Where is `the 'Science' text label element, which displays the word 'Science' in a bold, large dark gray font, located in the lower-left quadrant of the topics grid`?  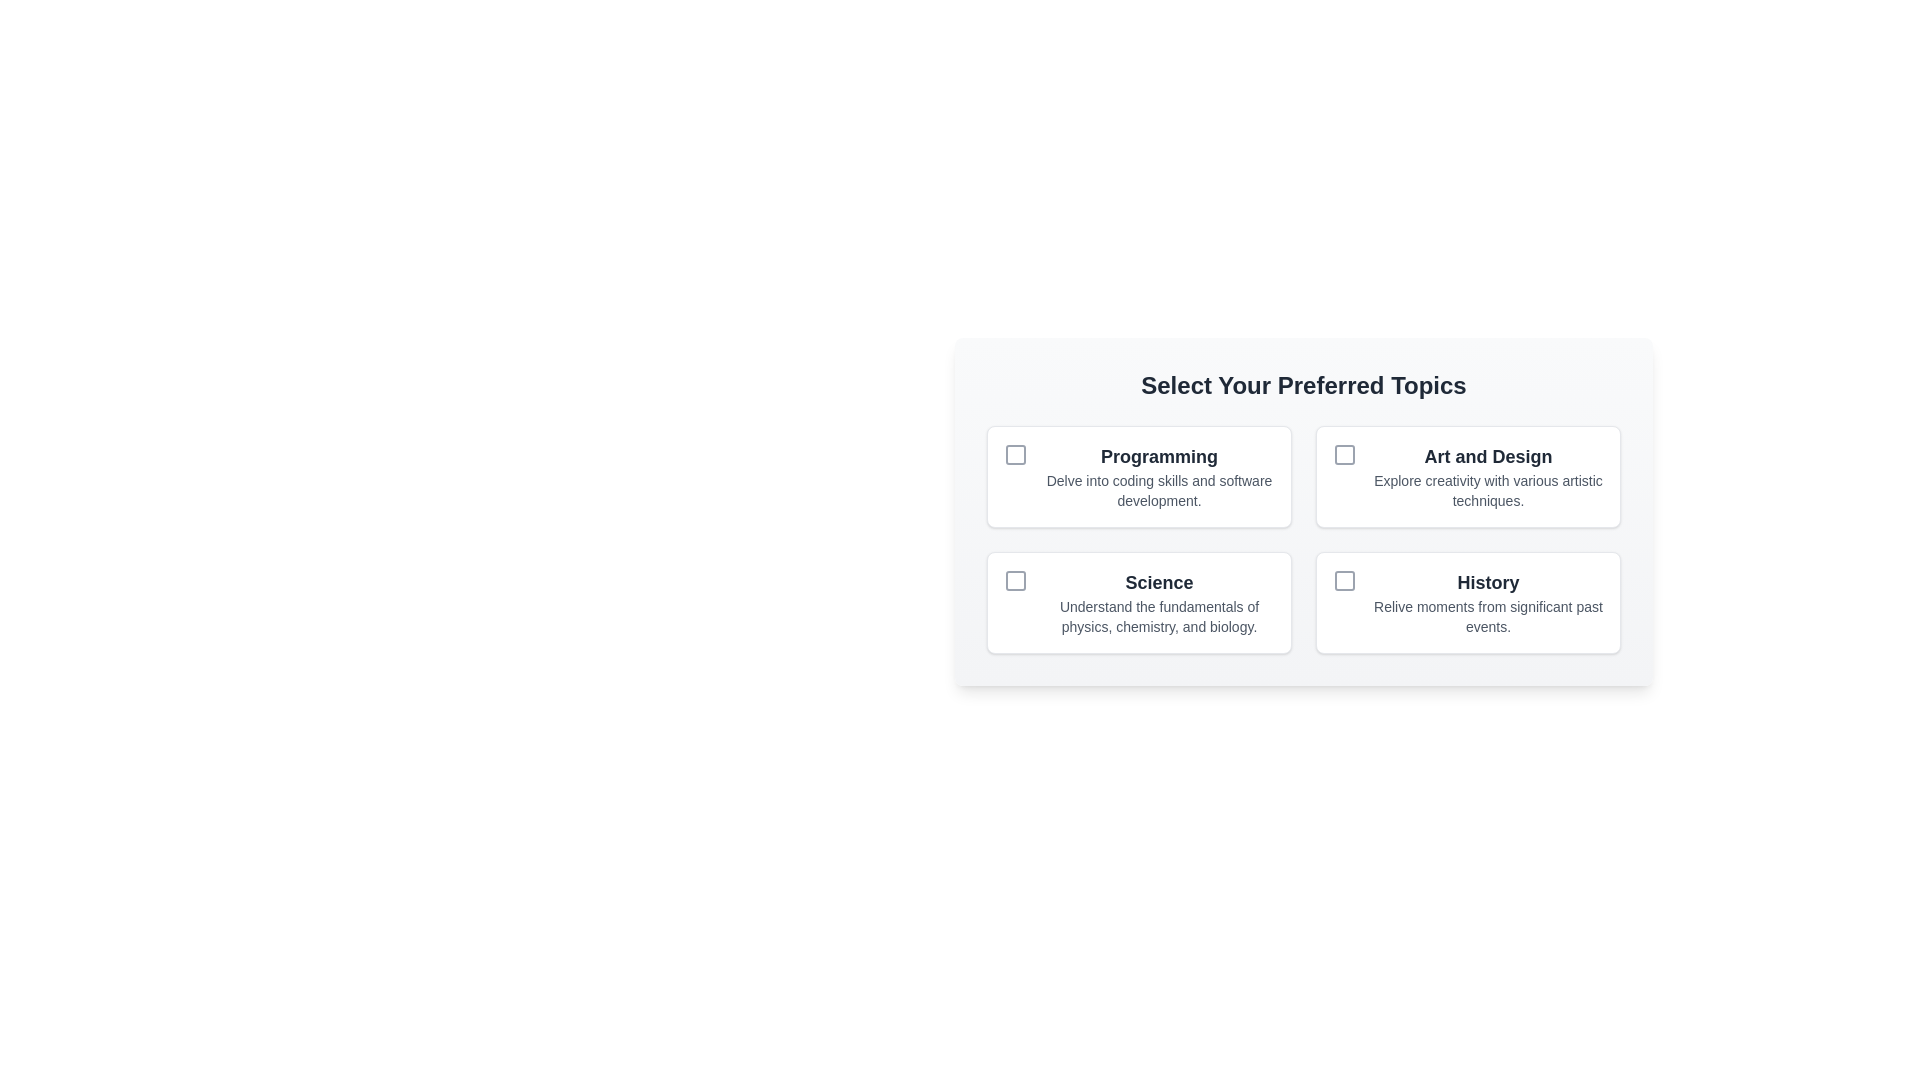 the 'Science' text label element, which displays the word 'Science' in a bold, large dark gray font, located in the lower-left quadrant of the topics grid is located at coordinates (1159, 582).